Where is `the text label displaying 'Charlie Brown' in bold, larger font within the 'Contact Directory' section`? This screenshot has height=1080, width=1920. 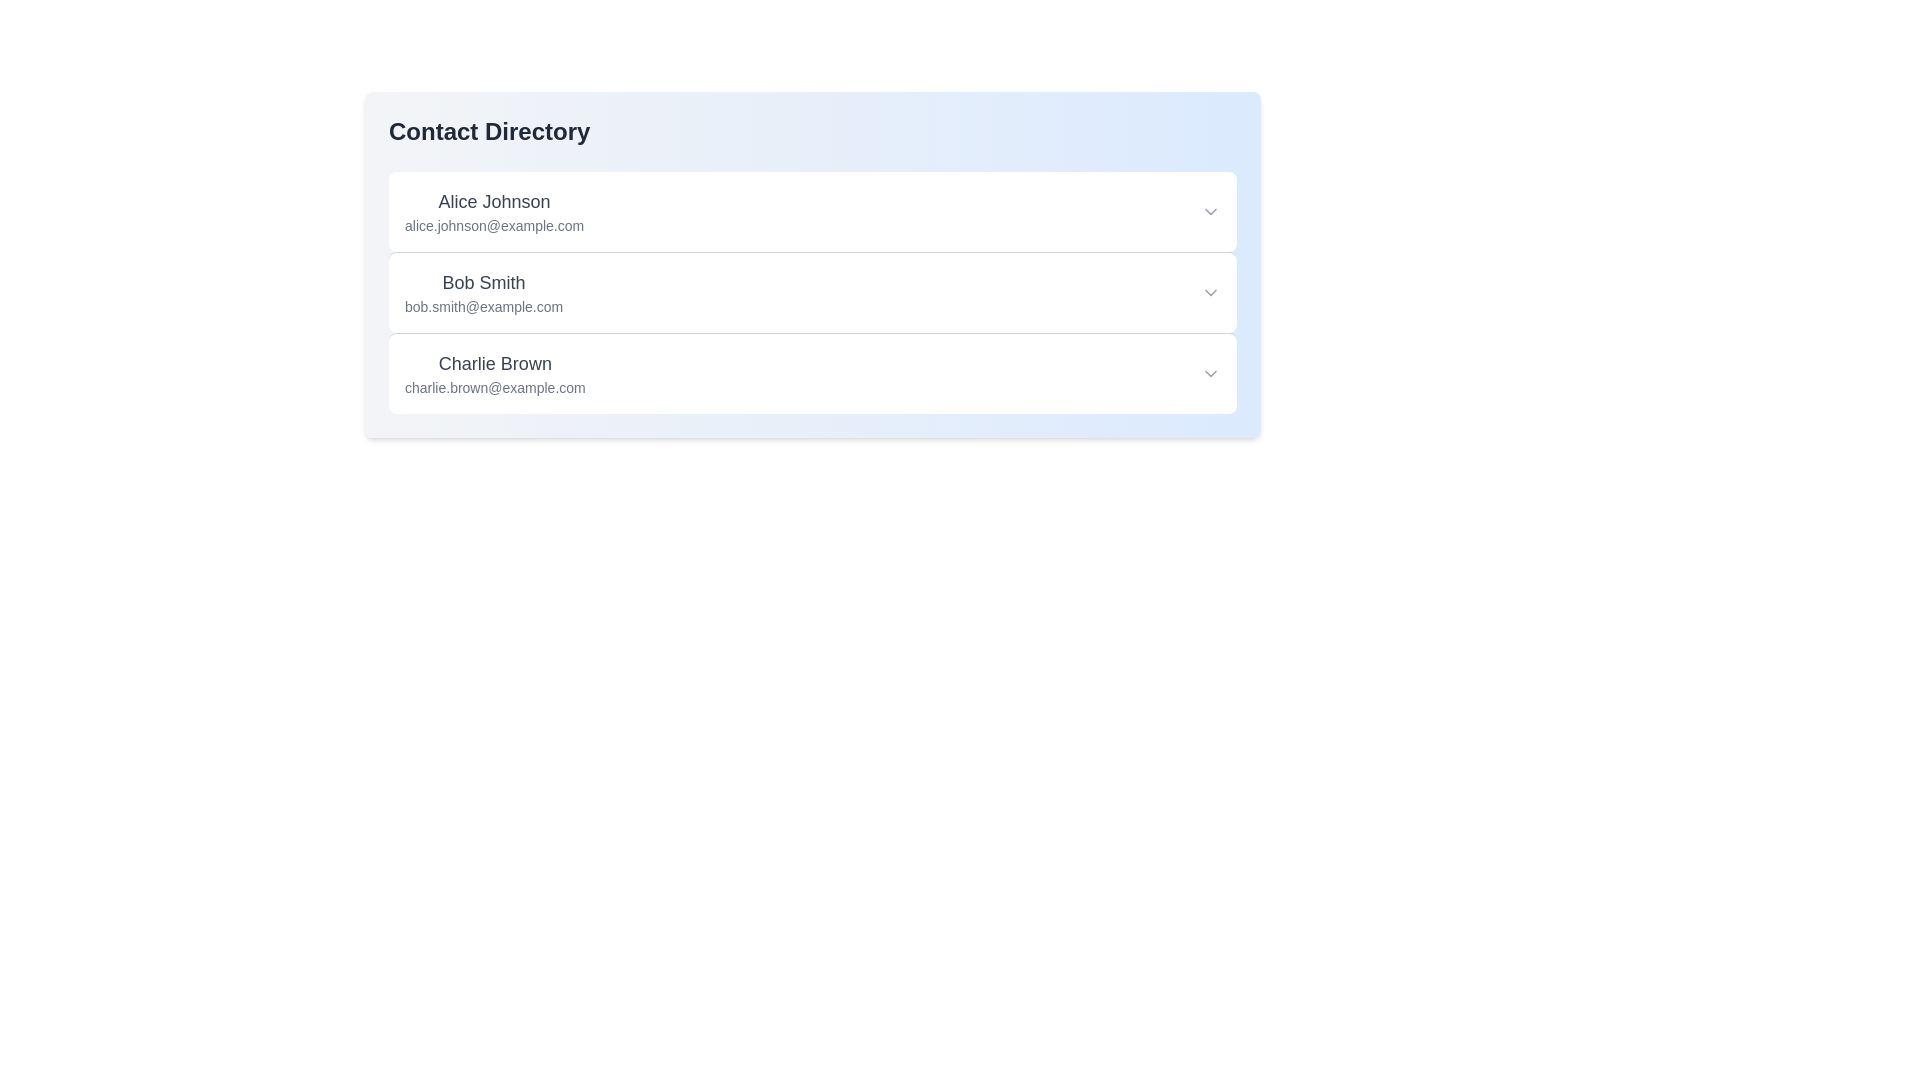 the text label displaying 'Charlie Brown' in bold, larger font within the 'Contact Directory' section is located at coordinates (495, 363).